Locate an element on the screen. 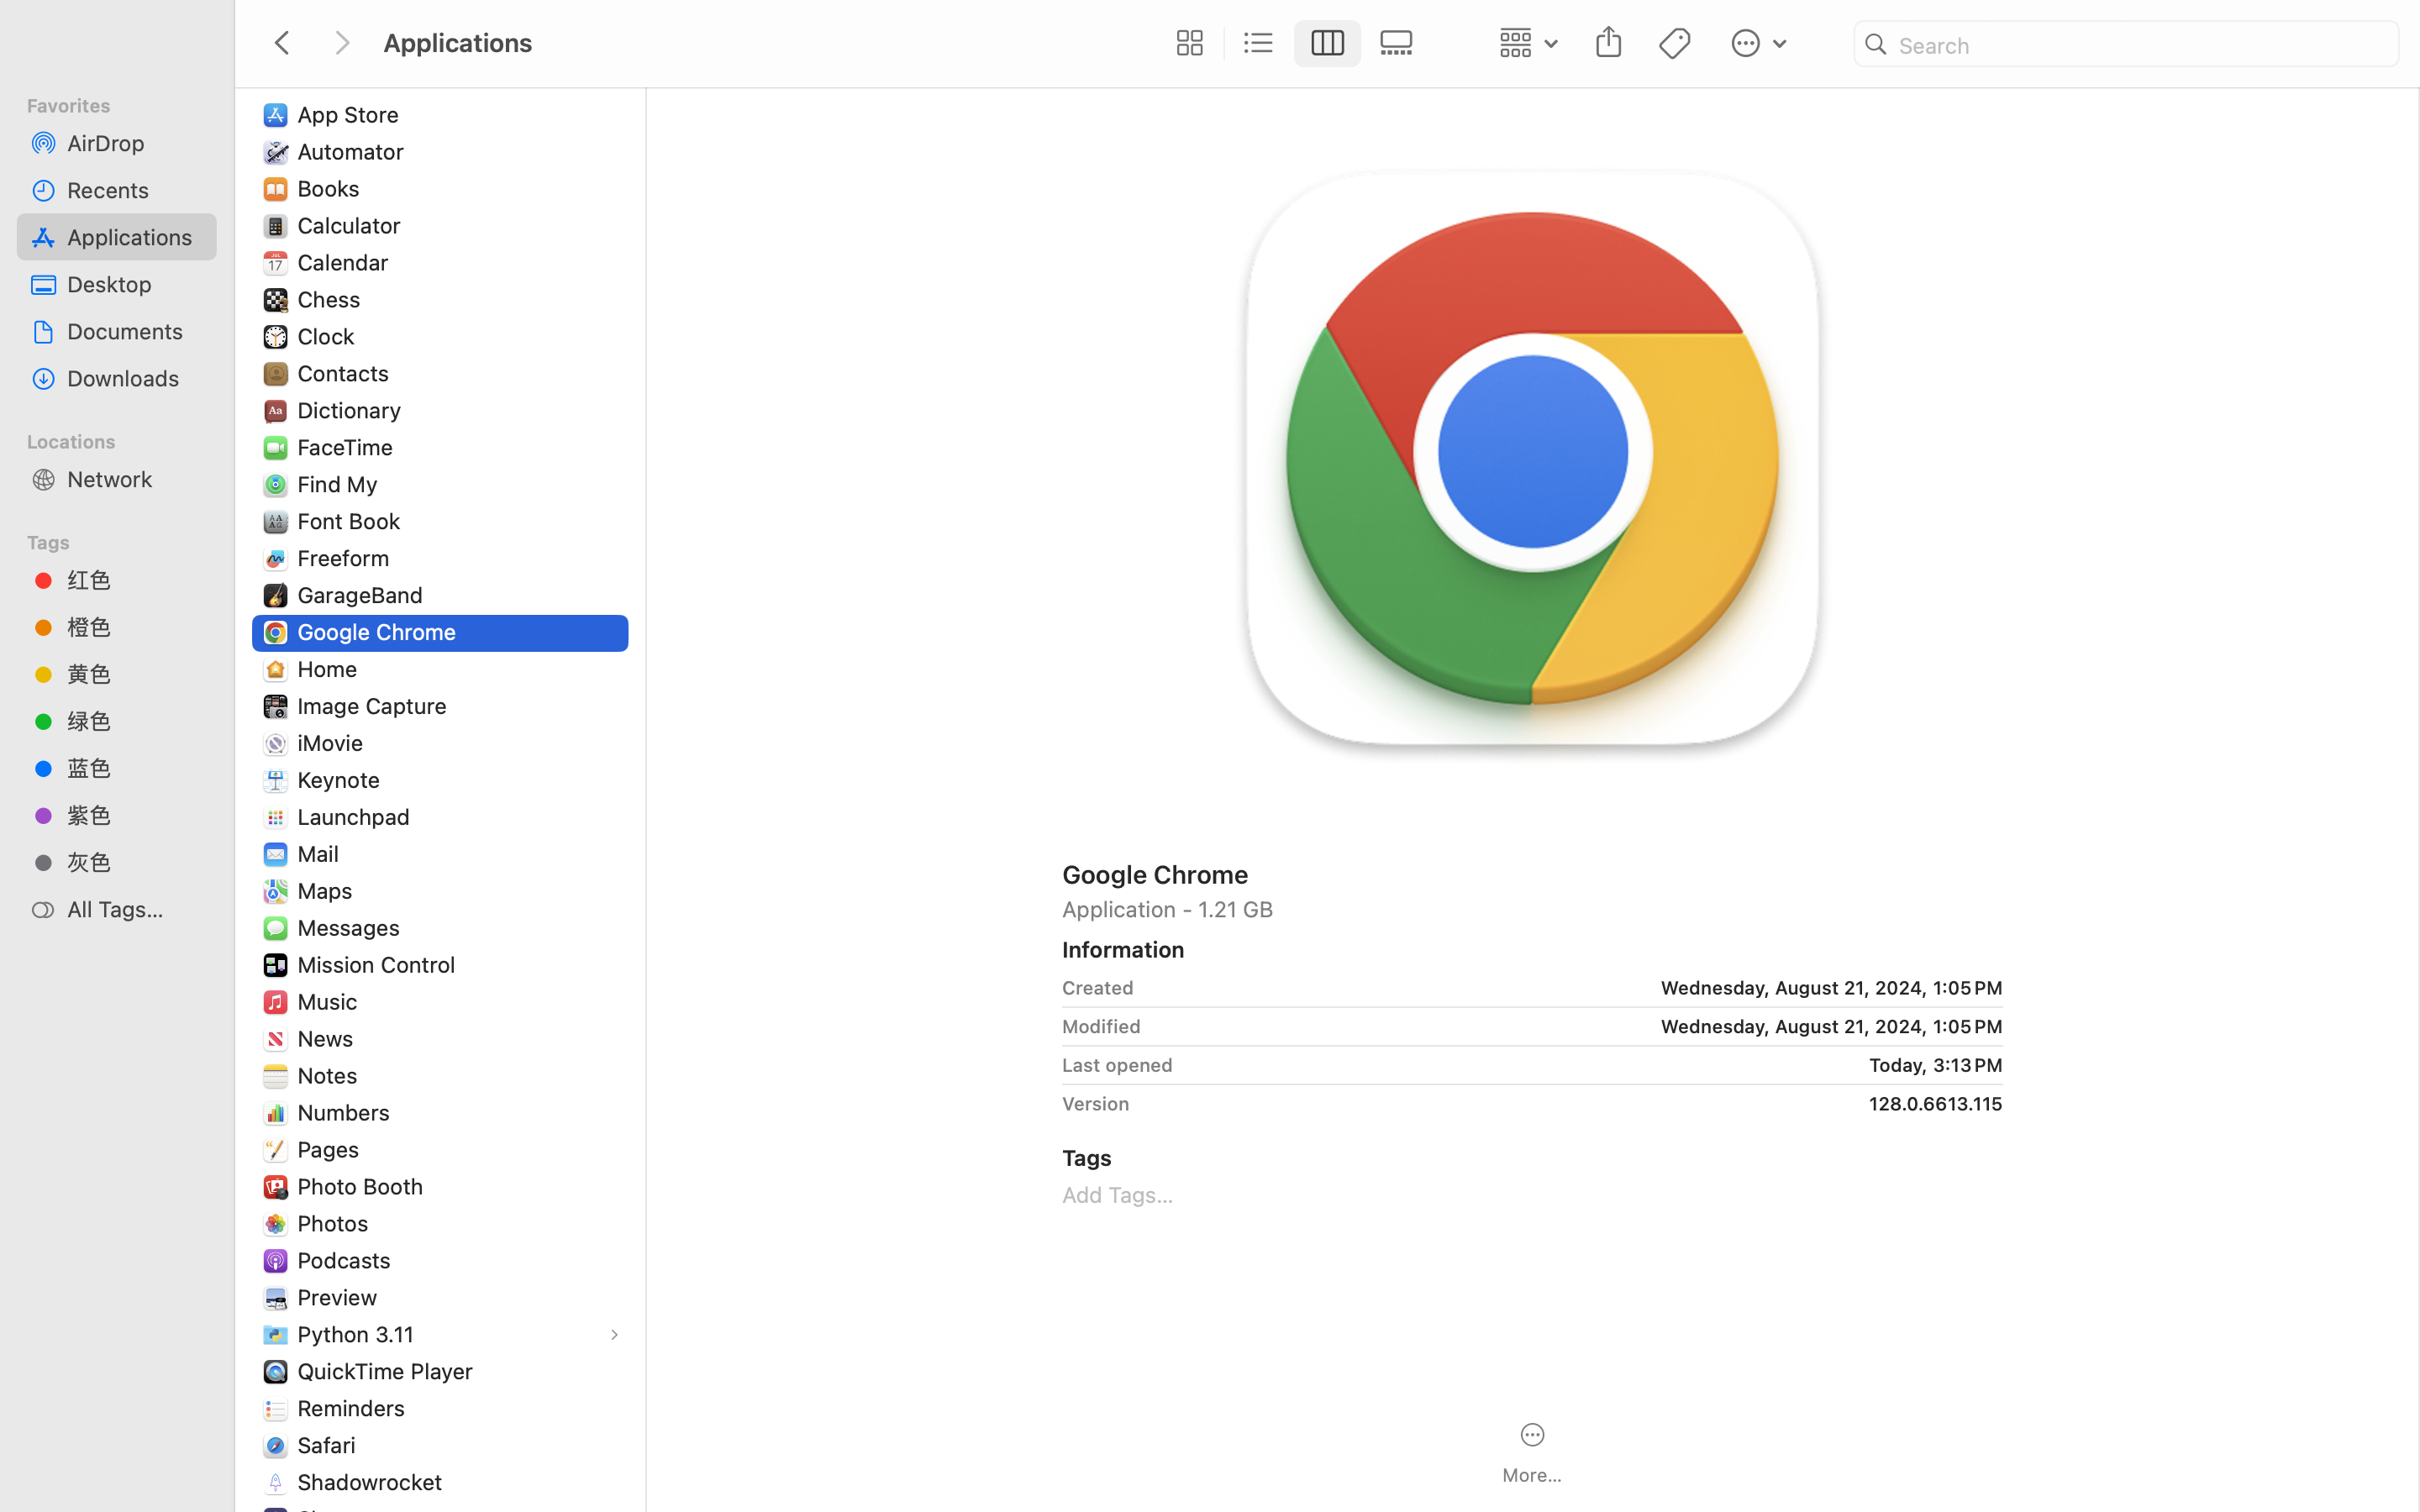 Image resolution: width=2420 pixels, height=1512 pixels. 'Modified' is located at coordinates (1100, 1026).